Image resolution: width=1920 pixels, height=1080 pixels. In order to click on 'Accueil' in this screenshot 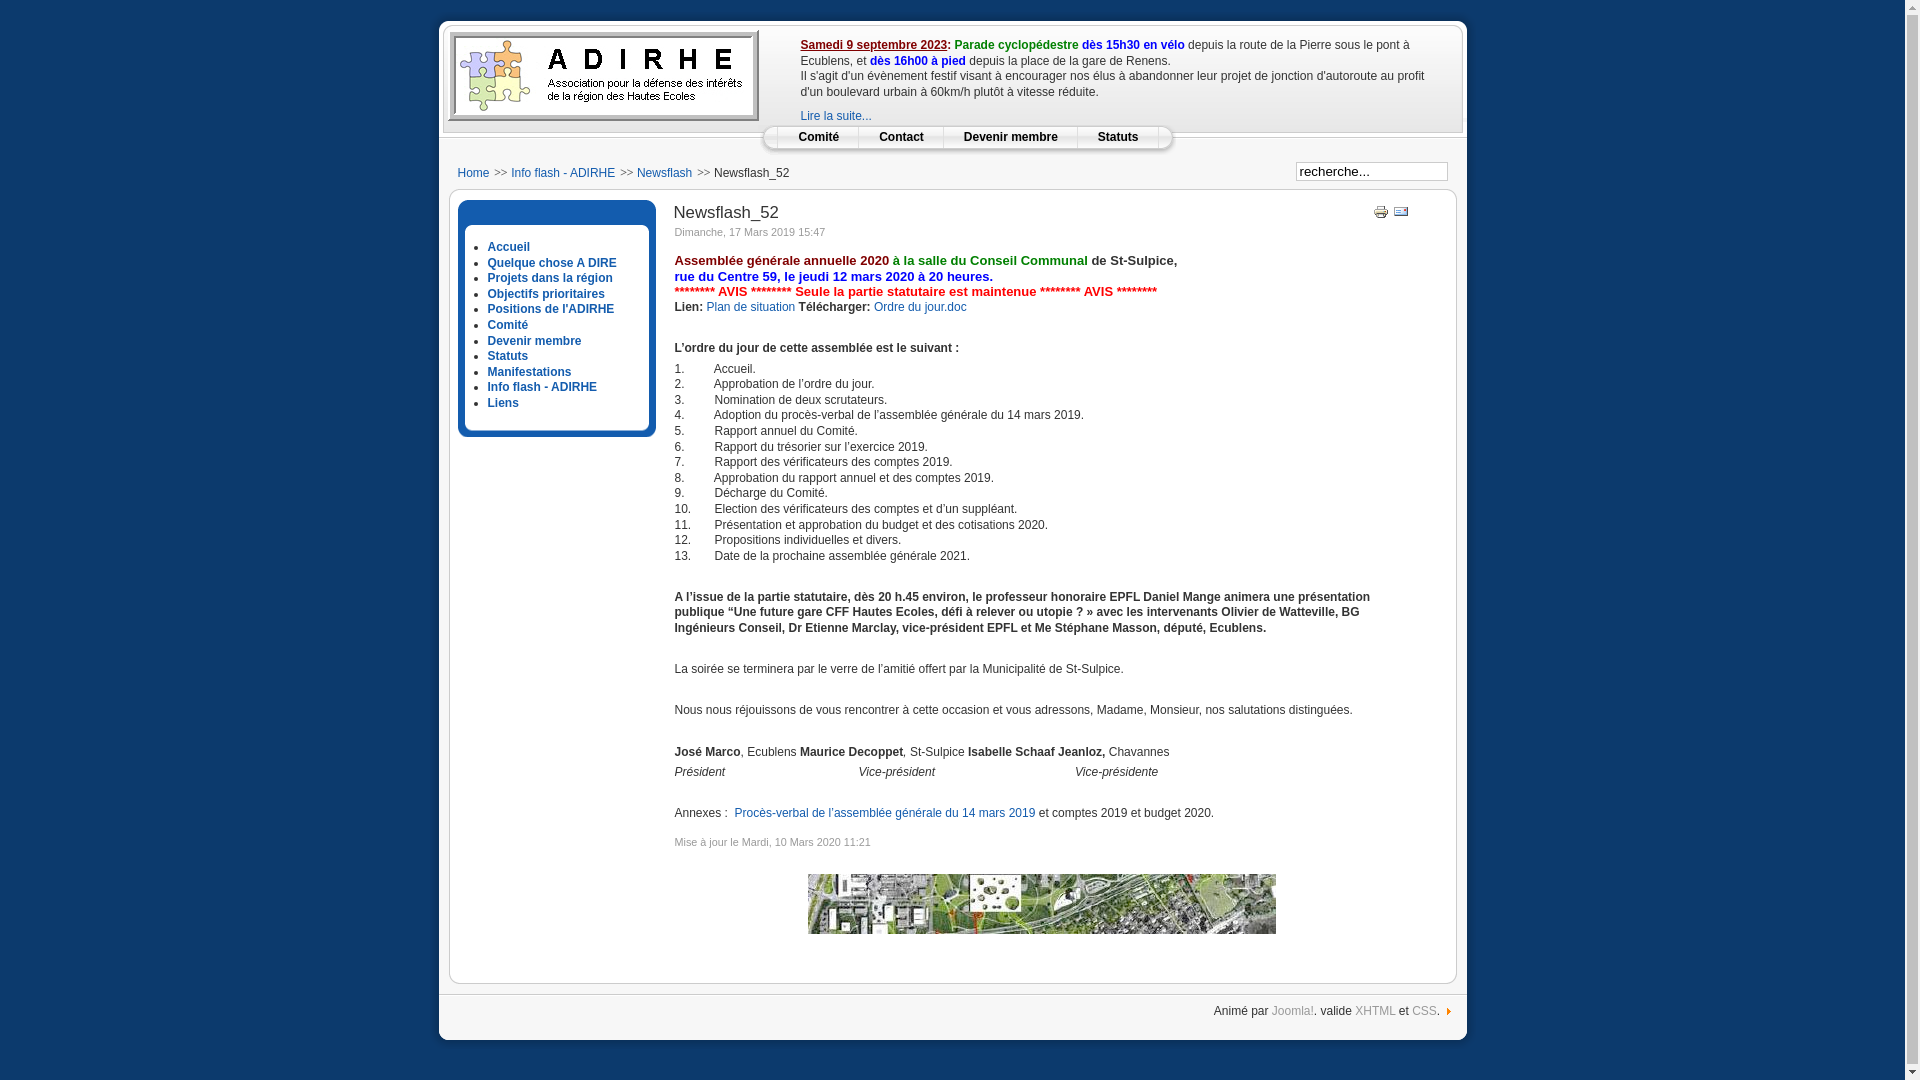, I will do `click(509, 245)`.